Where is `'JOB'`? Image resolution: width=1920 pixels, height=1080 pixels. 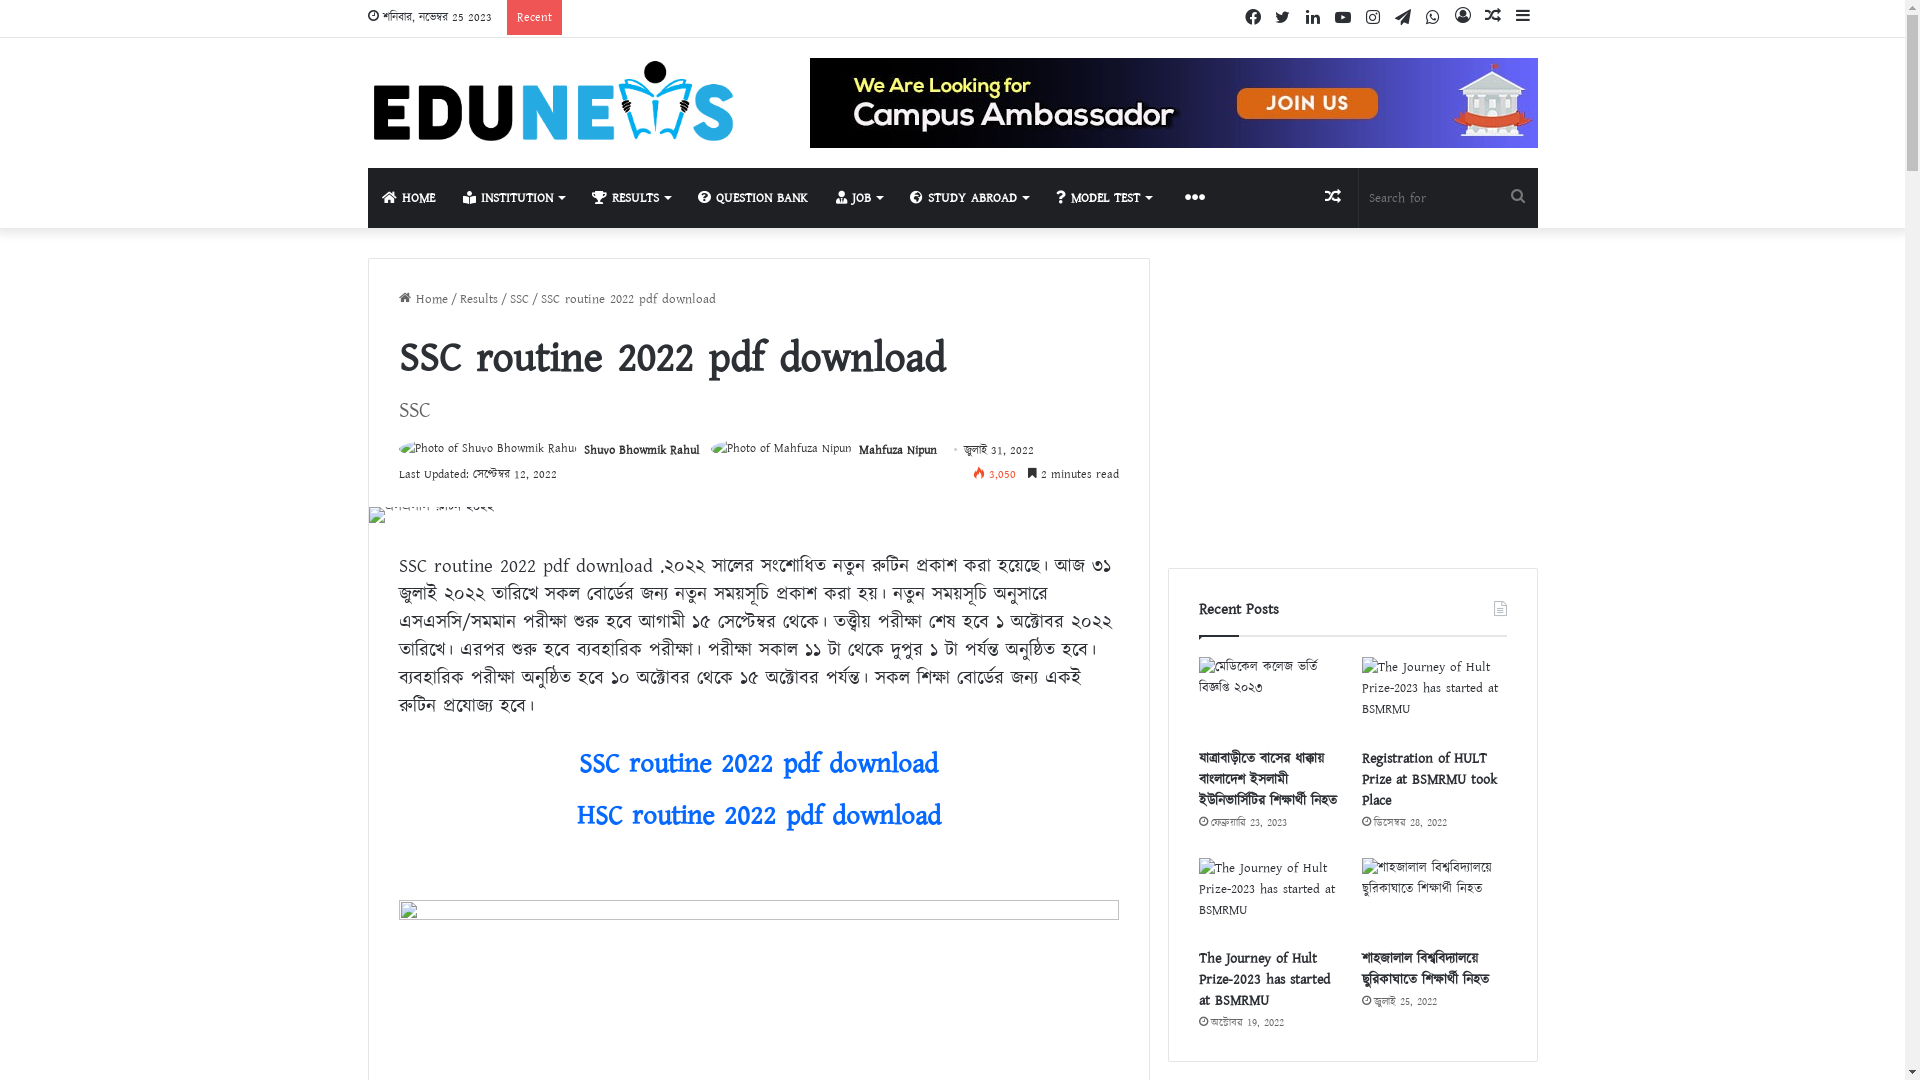
'JOB' is located at coordinates (859, 197).